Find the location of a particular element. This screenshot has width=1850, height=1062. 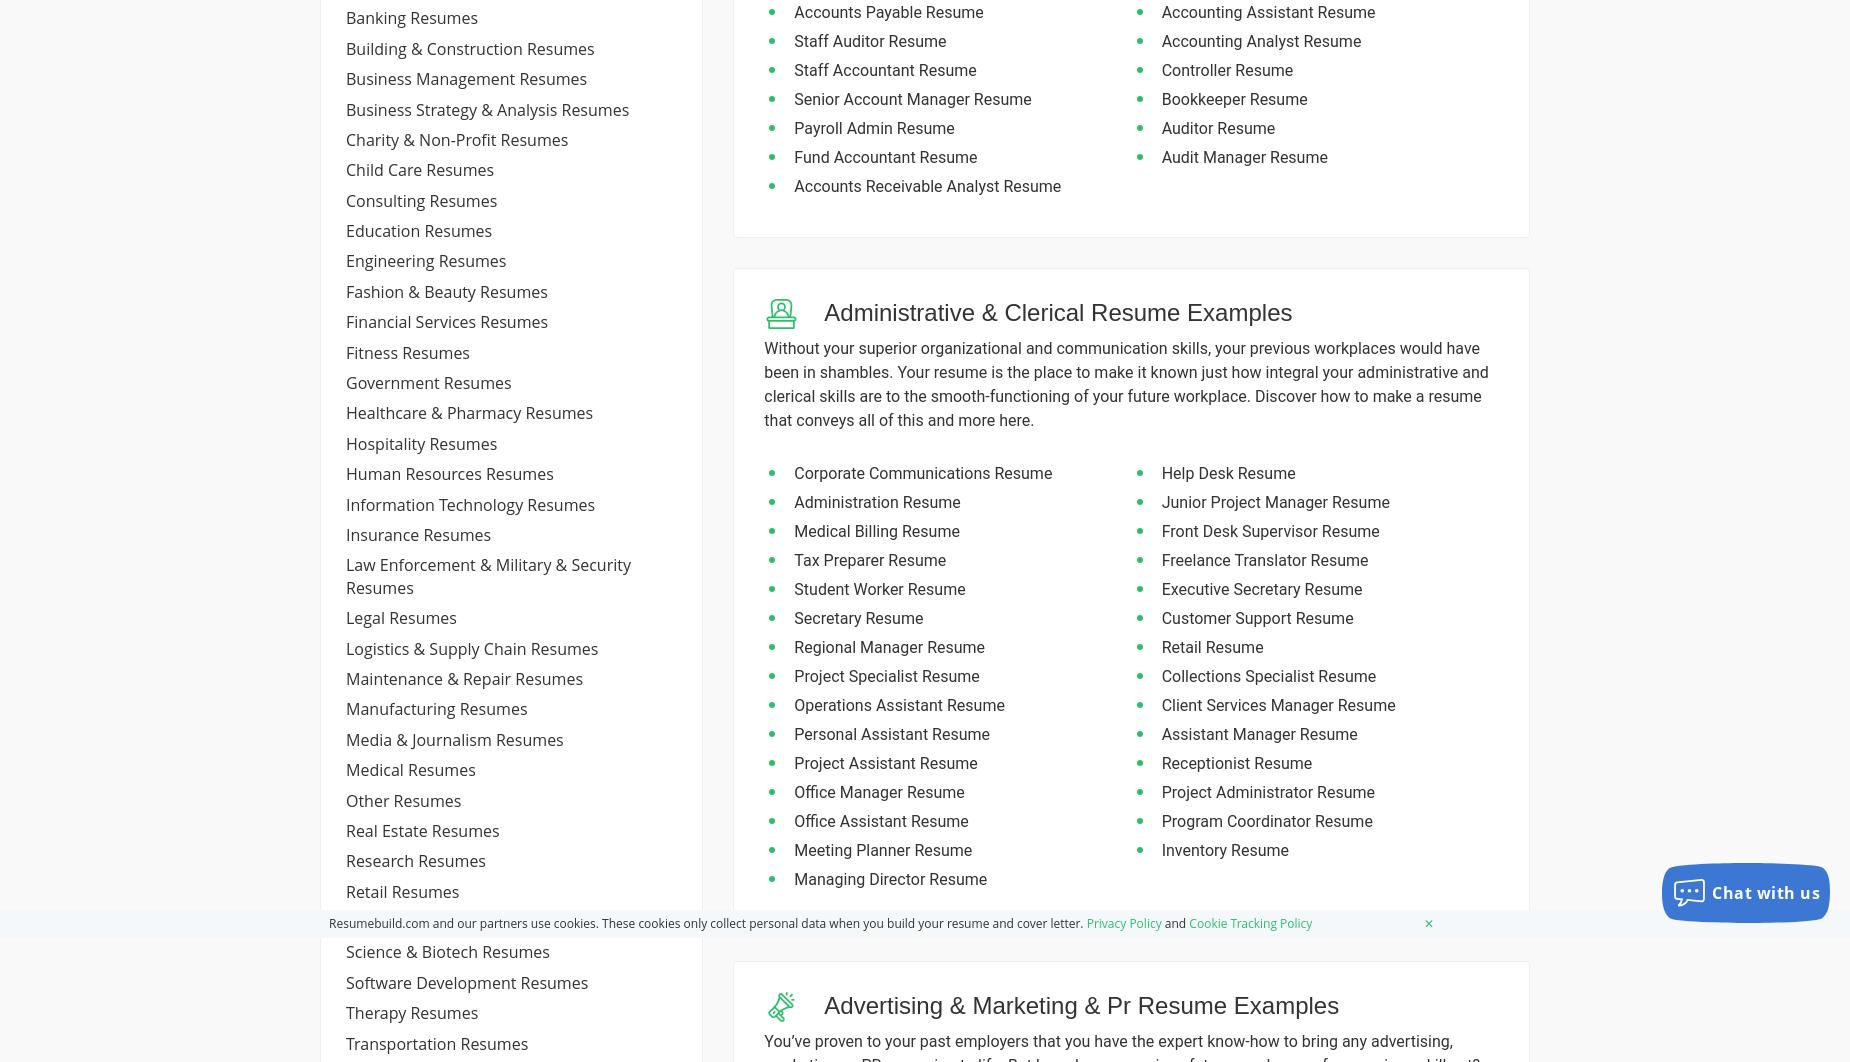

'fitness resumes' is located at coordinates (406, 351).